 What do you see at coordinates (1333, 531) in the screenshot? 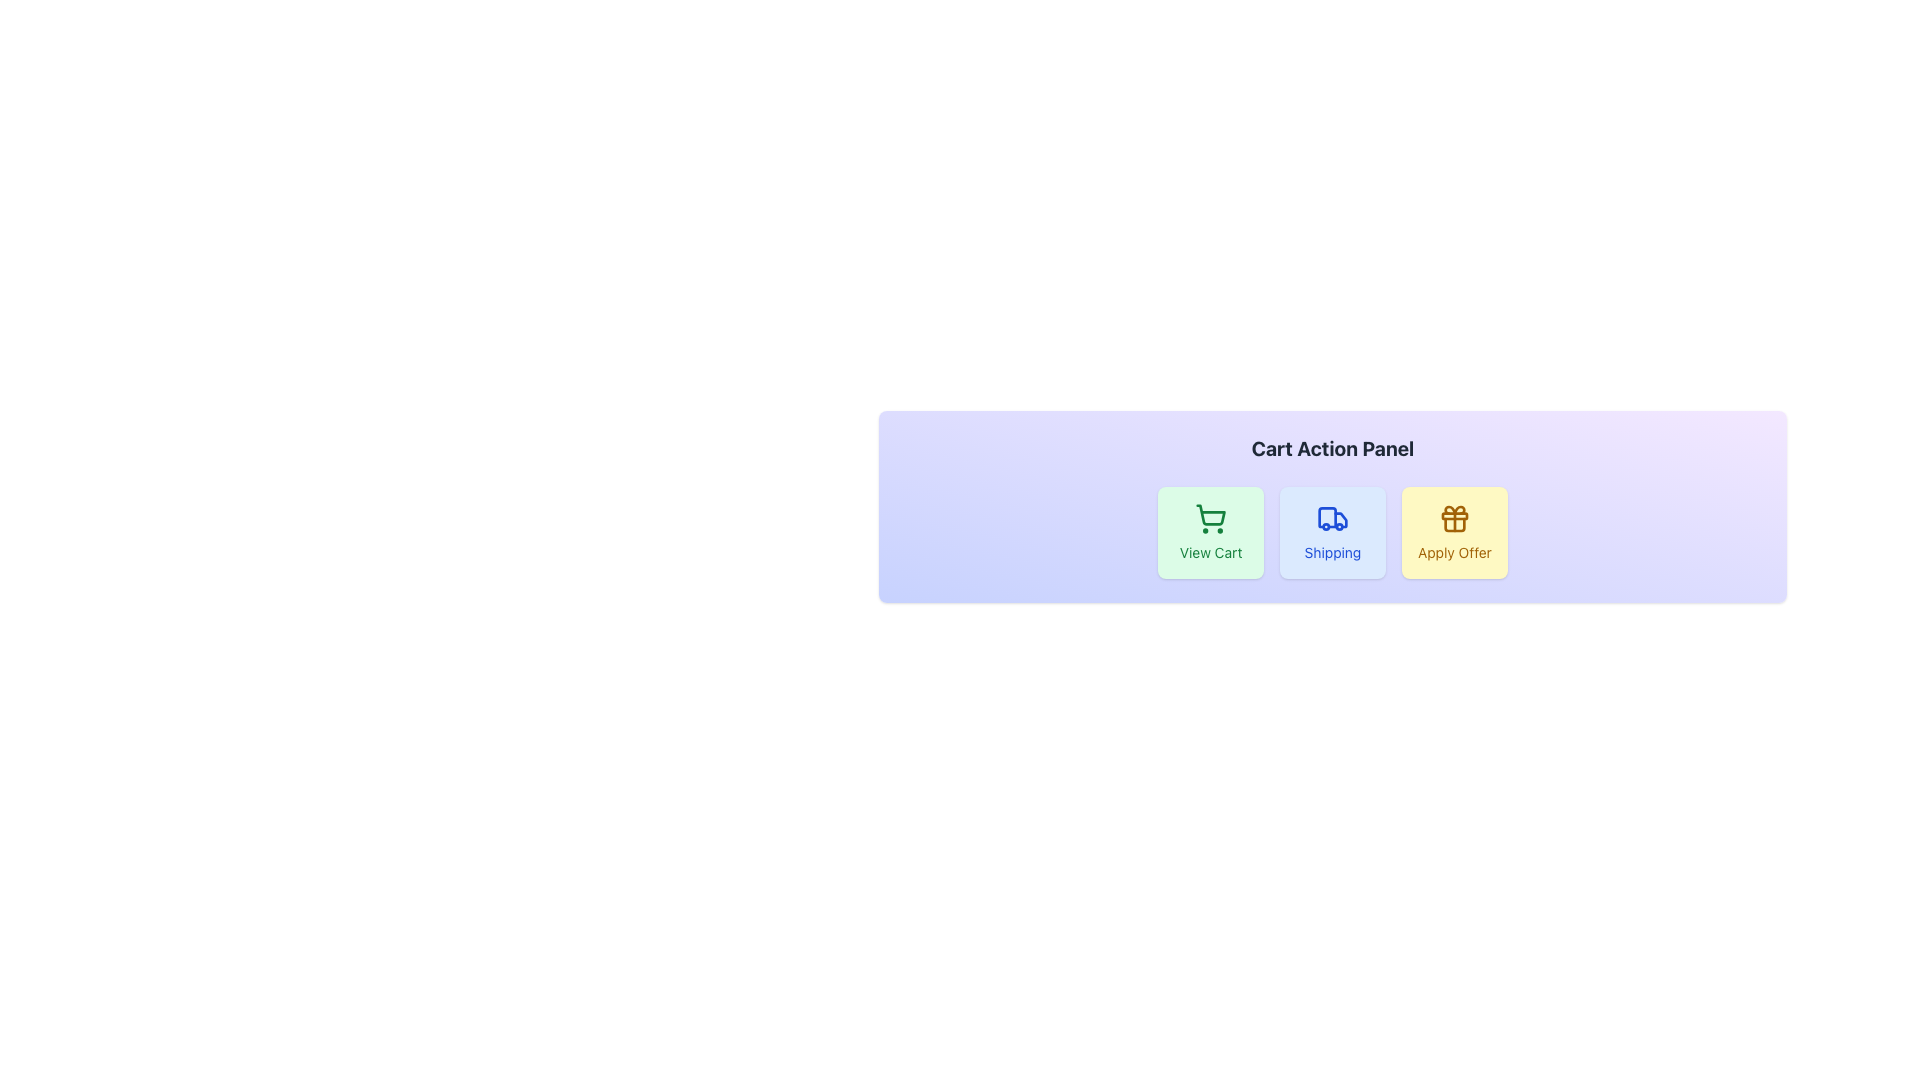
I see `the 'Shipping' button located centrally in the 'Cart Action Panel', positioned between the 'View Cart' and 'Apply Offer' buttons` at bounding box center [1333, 531].